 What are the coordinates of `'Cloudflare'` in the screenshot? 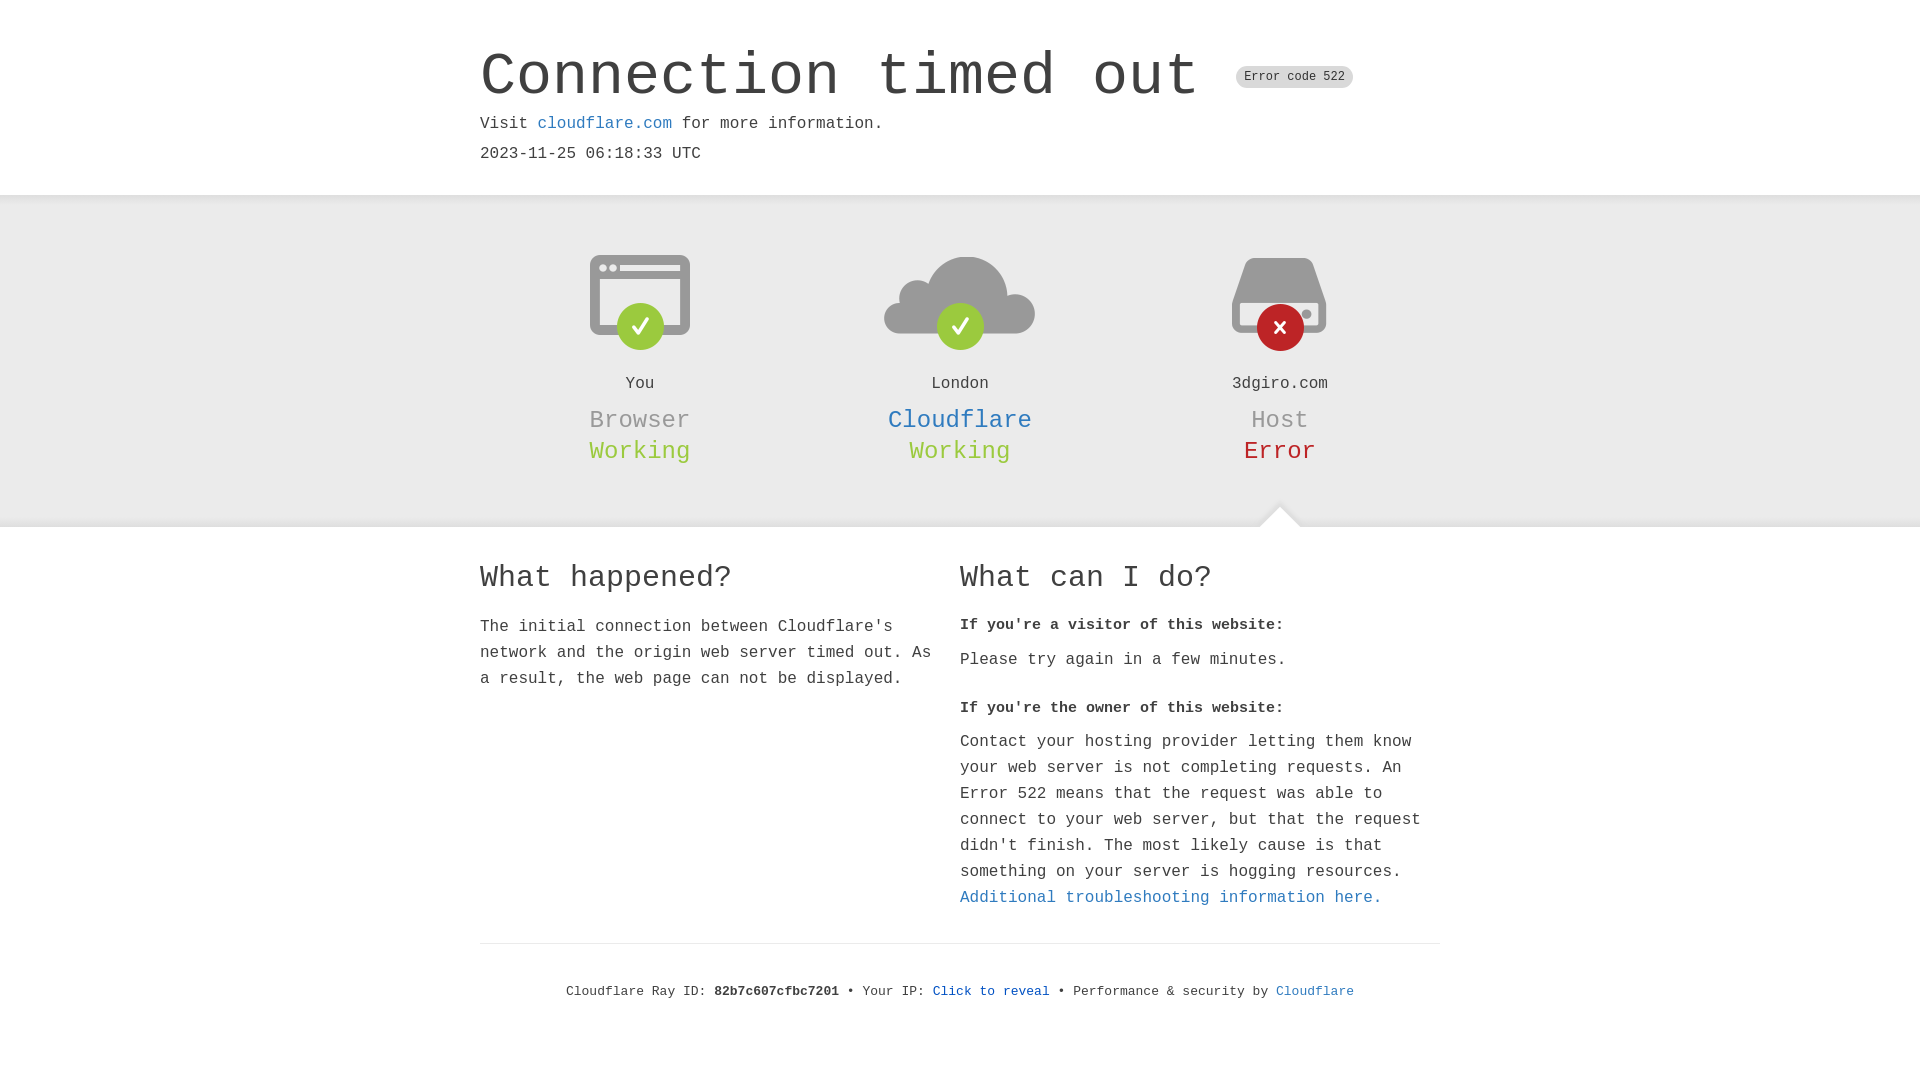 It's located at (960, 419).